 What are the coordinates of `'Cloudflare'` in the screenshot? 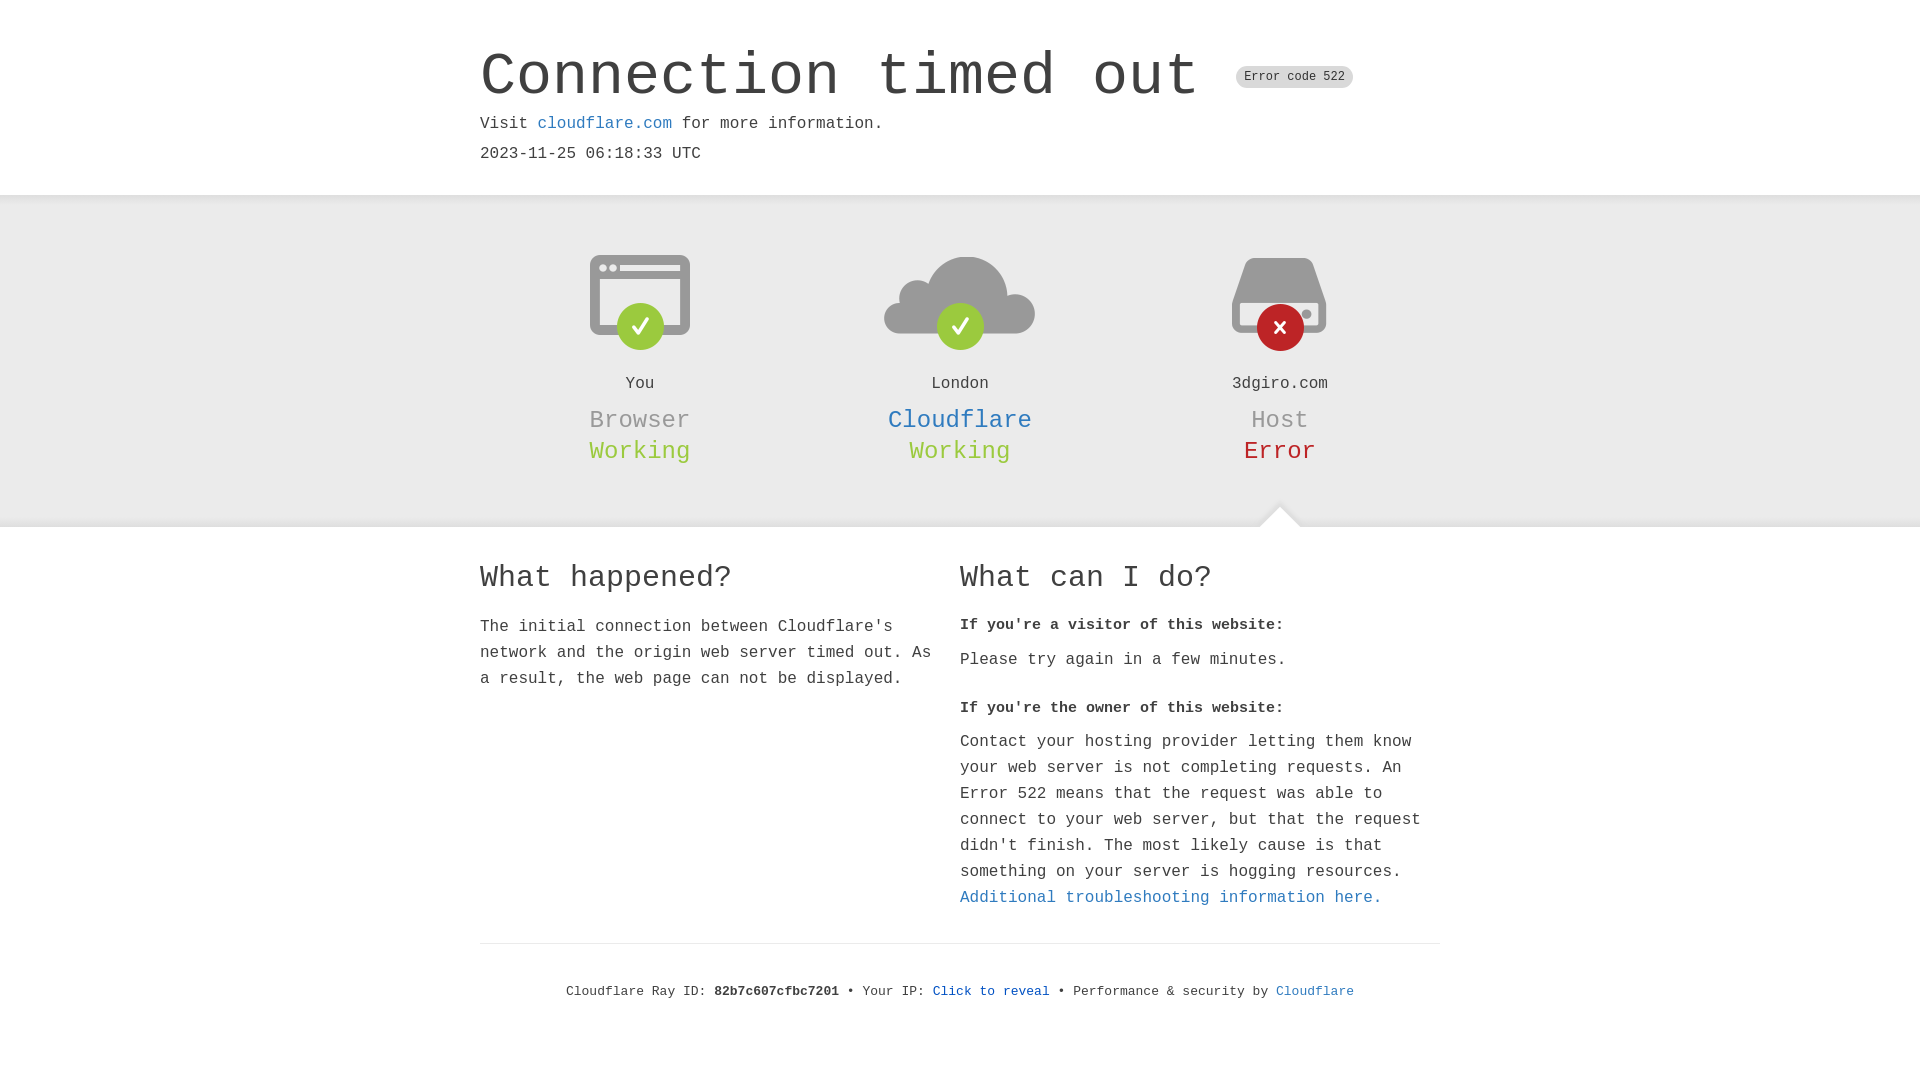 It's located at (960, 419).